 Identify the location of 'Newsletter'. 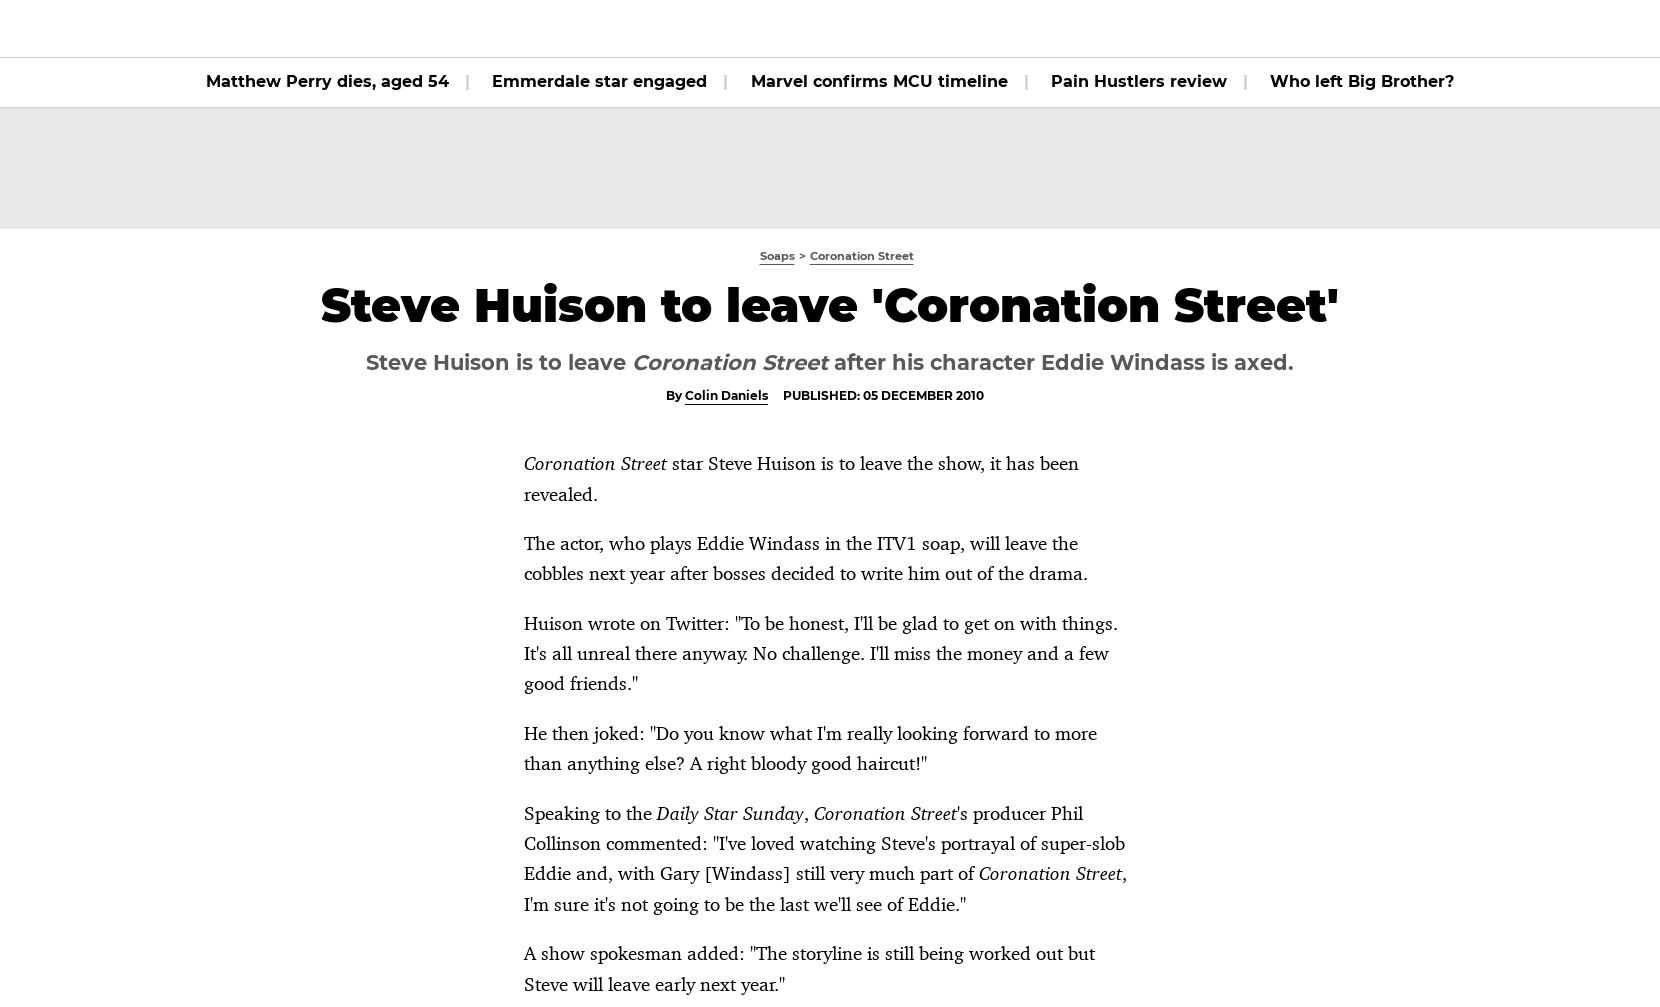
(1365, 27).